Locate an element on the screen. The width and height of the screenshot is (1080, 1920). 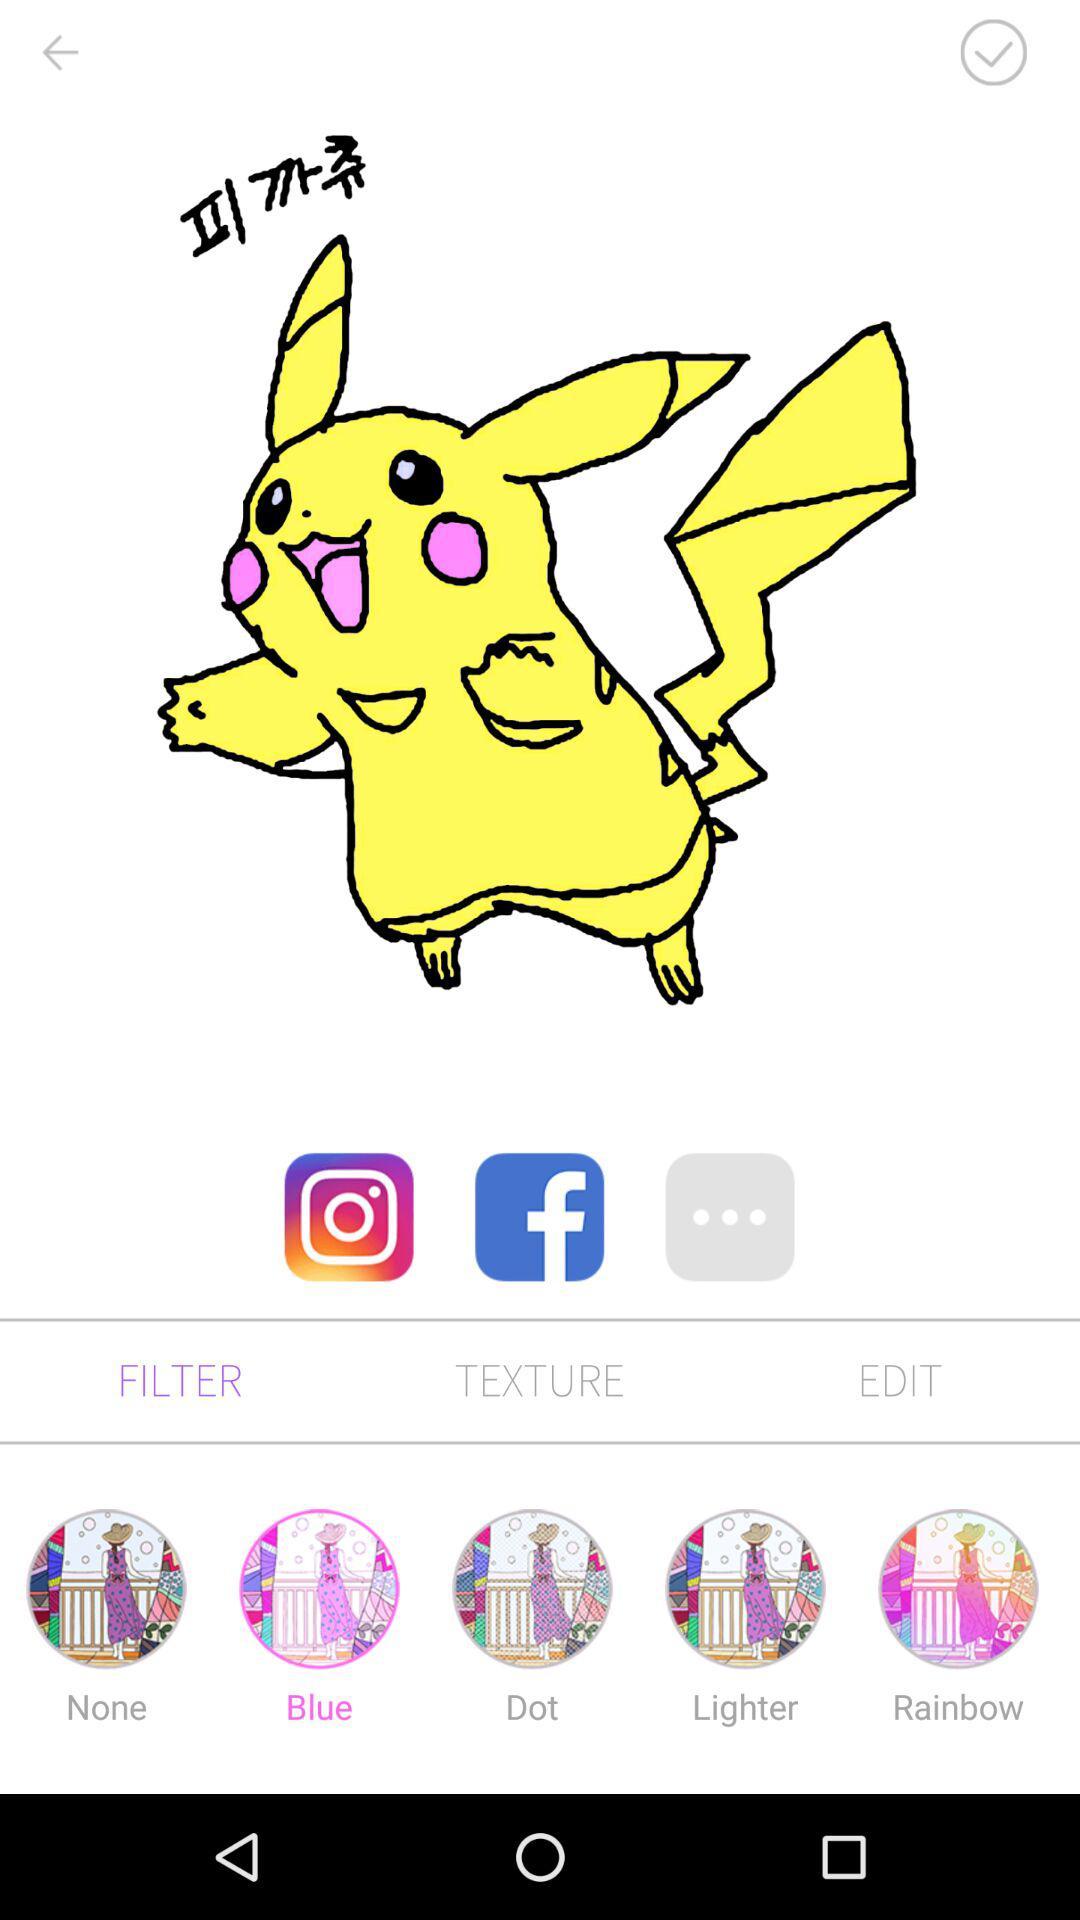
submit is located at coordinates (993, 52).